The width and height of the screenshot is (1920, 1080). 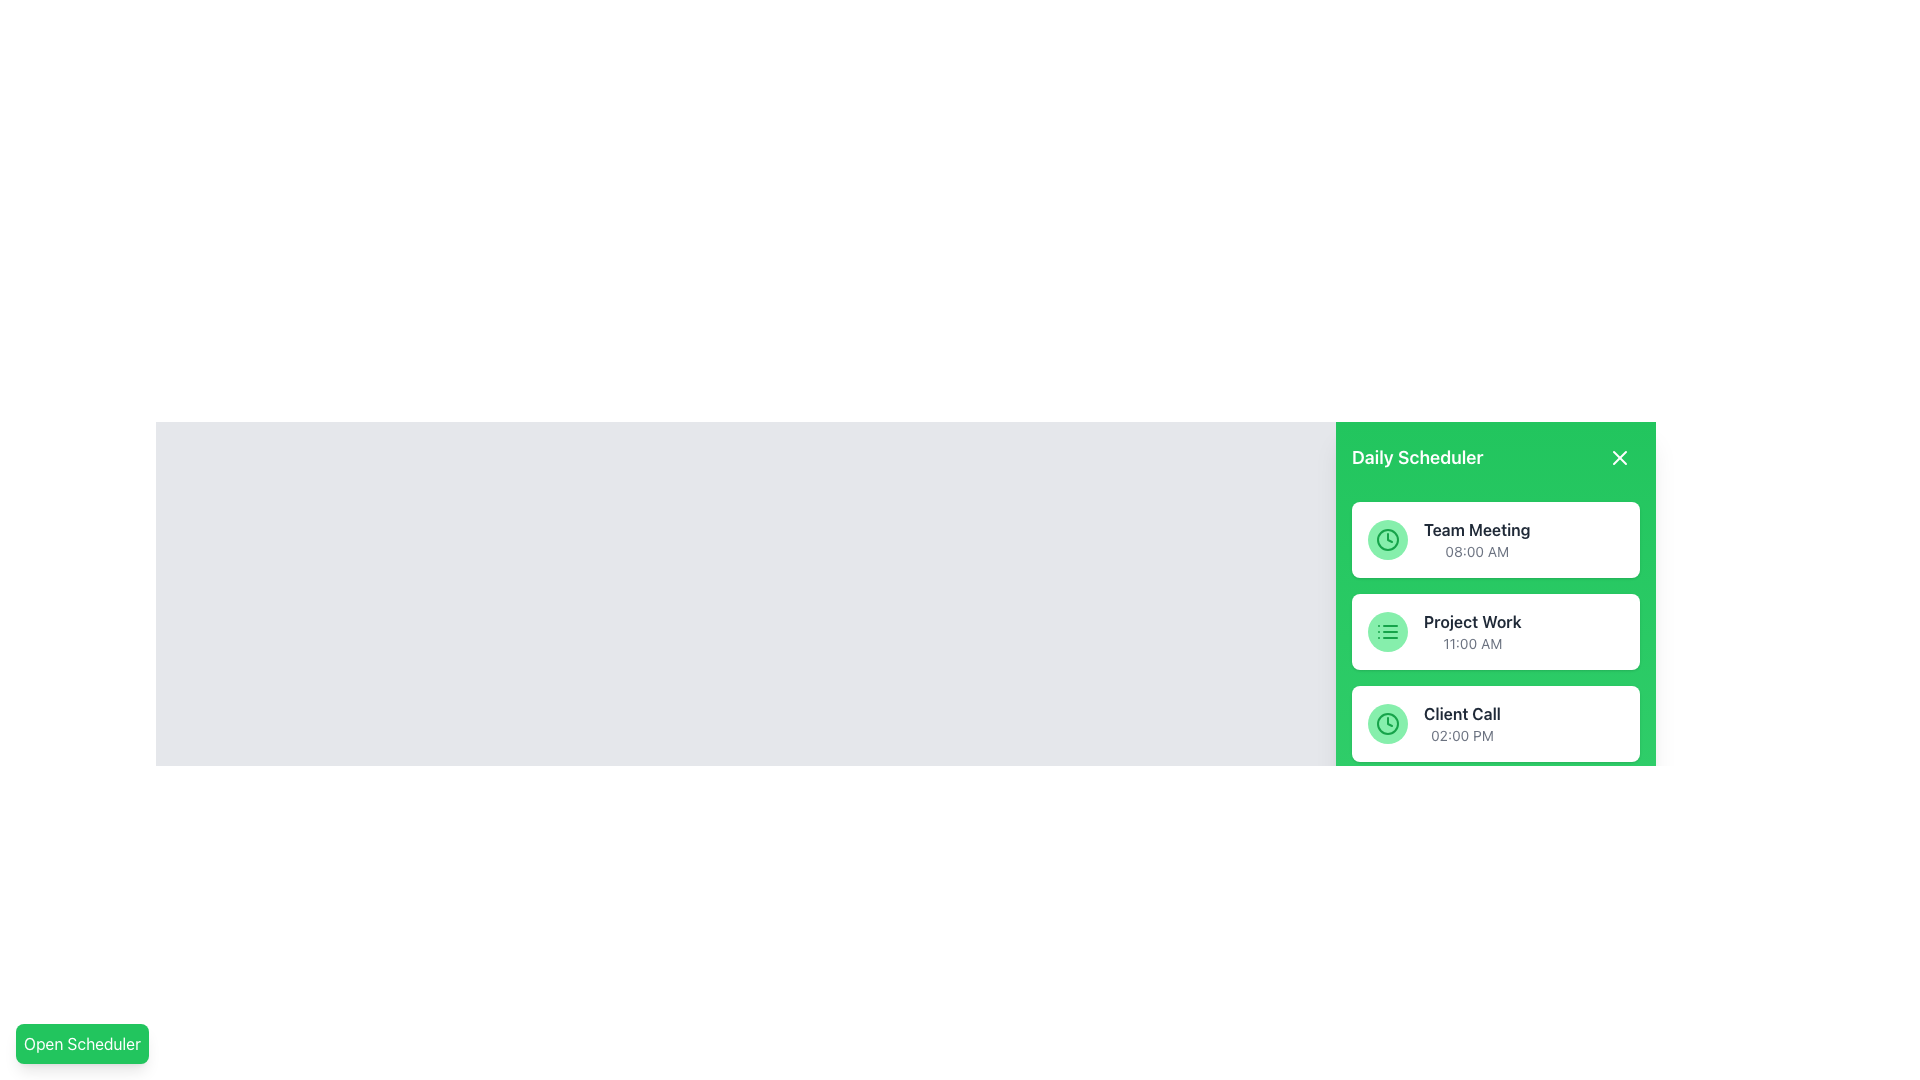 What do you see at coordinates (1472, 632) in the screenshot?
I see `the second item in the daily schedule list, which is located in the green sidebar labeled 'Daily Scheduler'` at bounding box center [1472, 632].